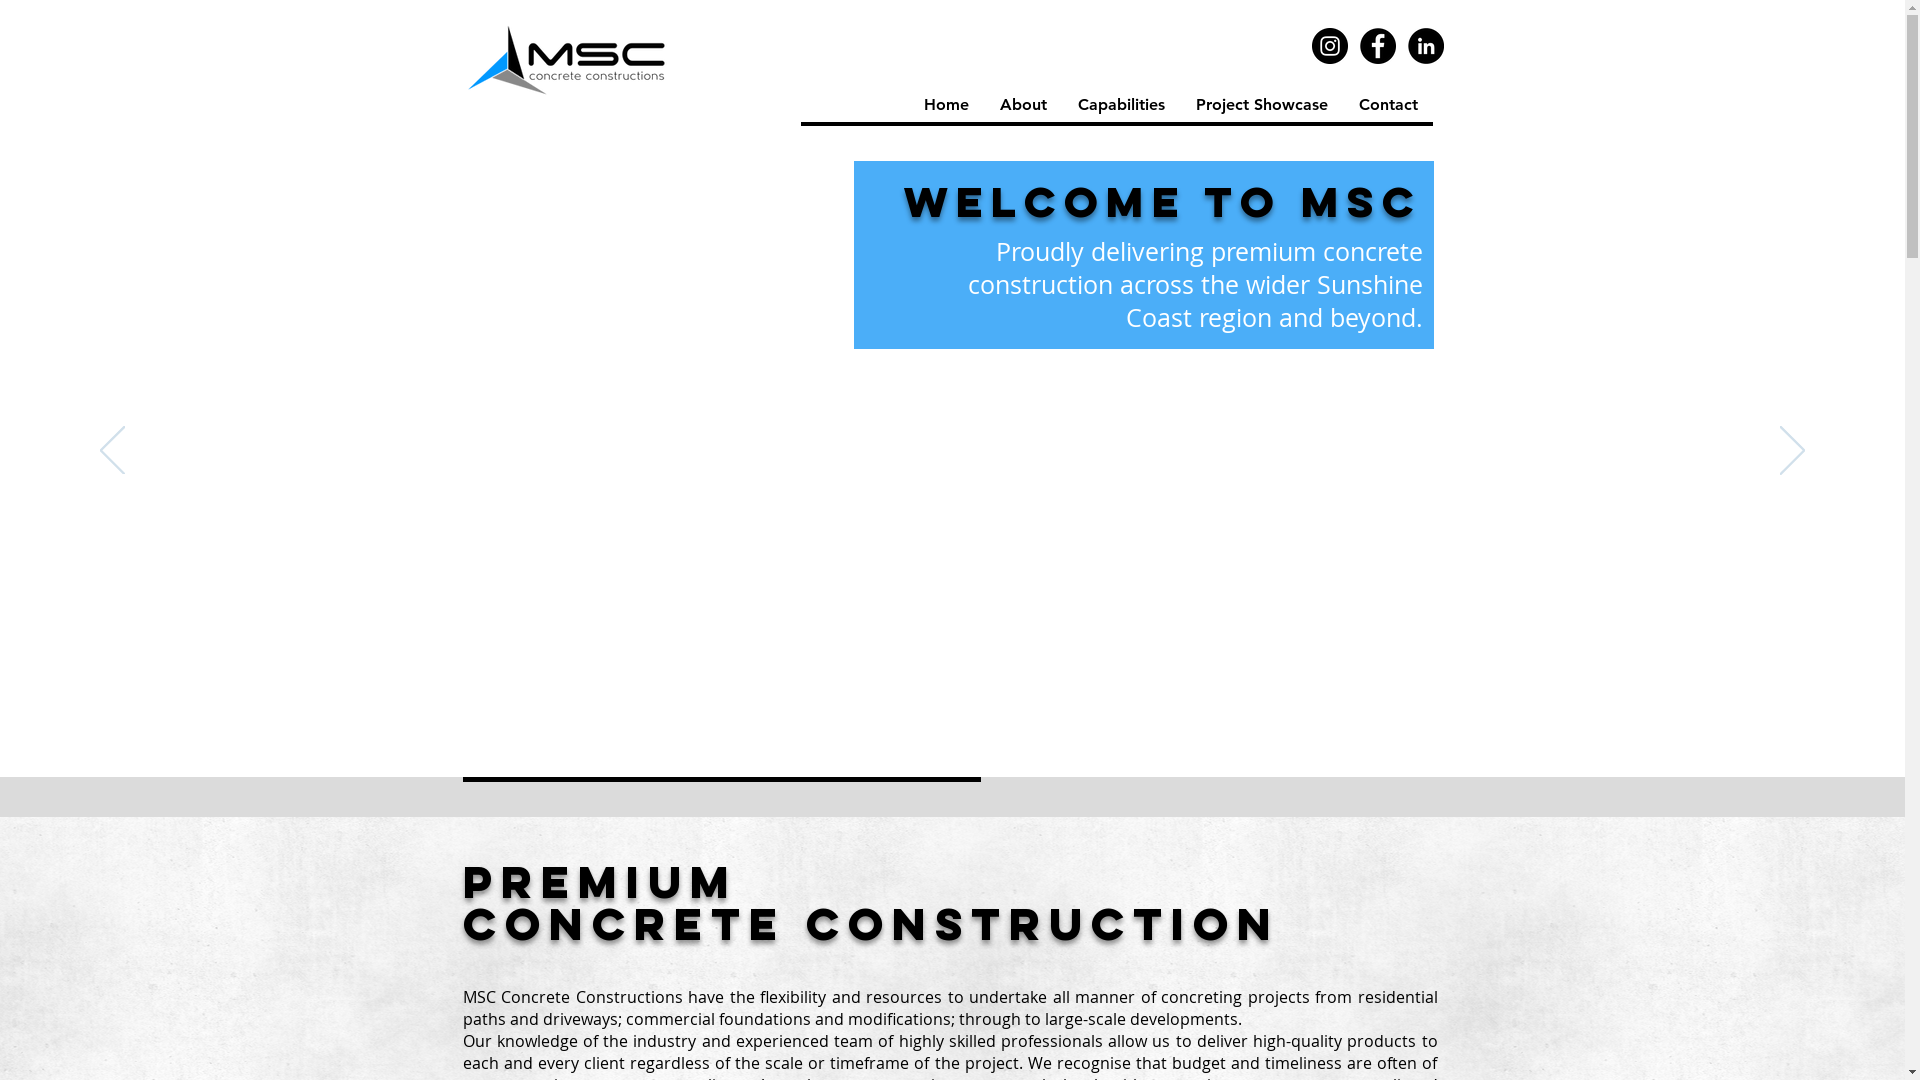  I want to click on 'Project Showcase', so click(1180, 104).